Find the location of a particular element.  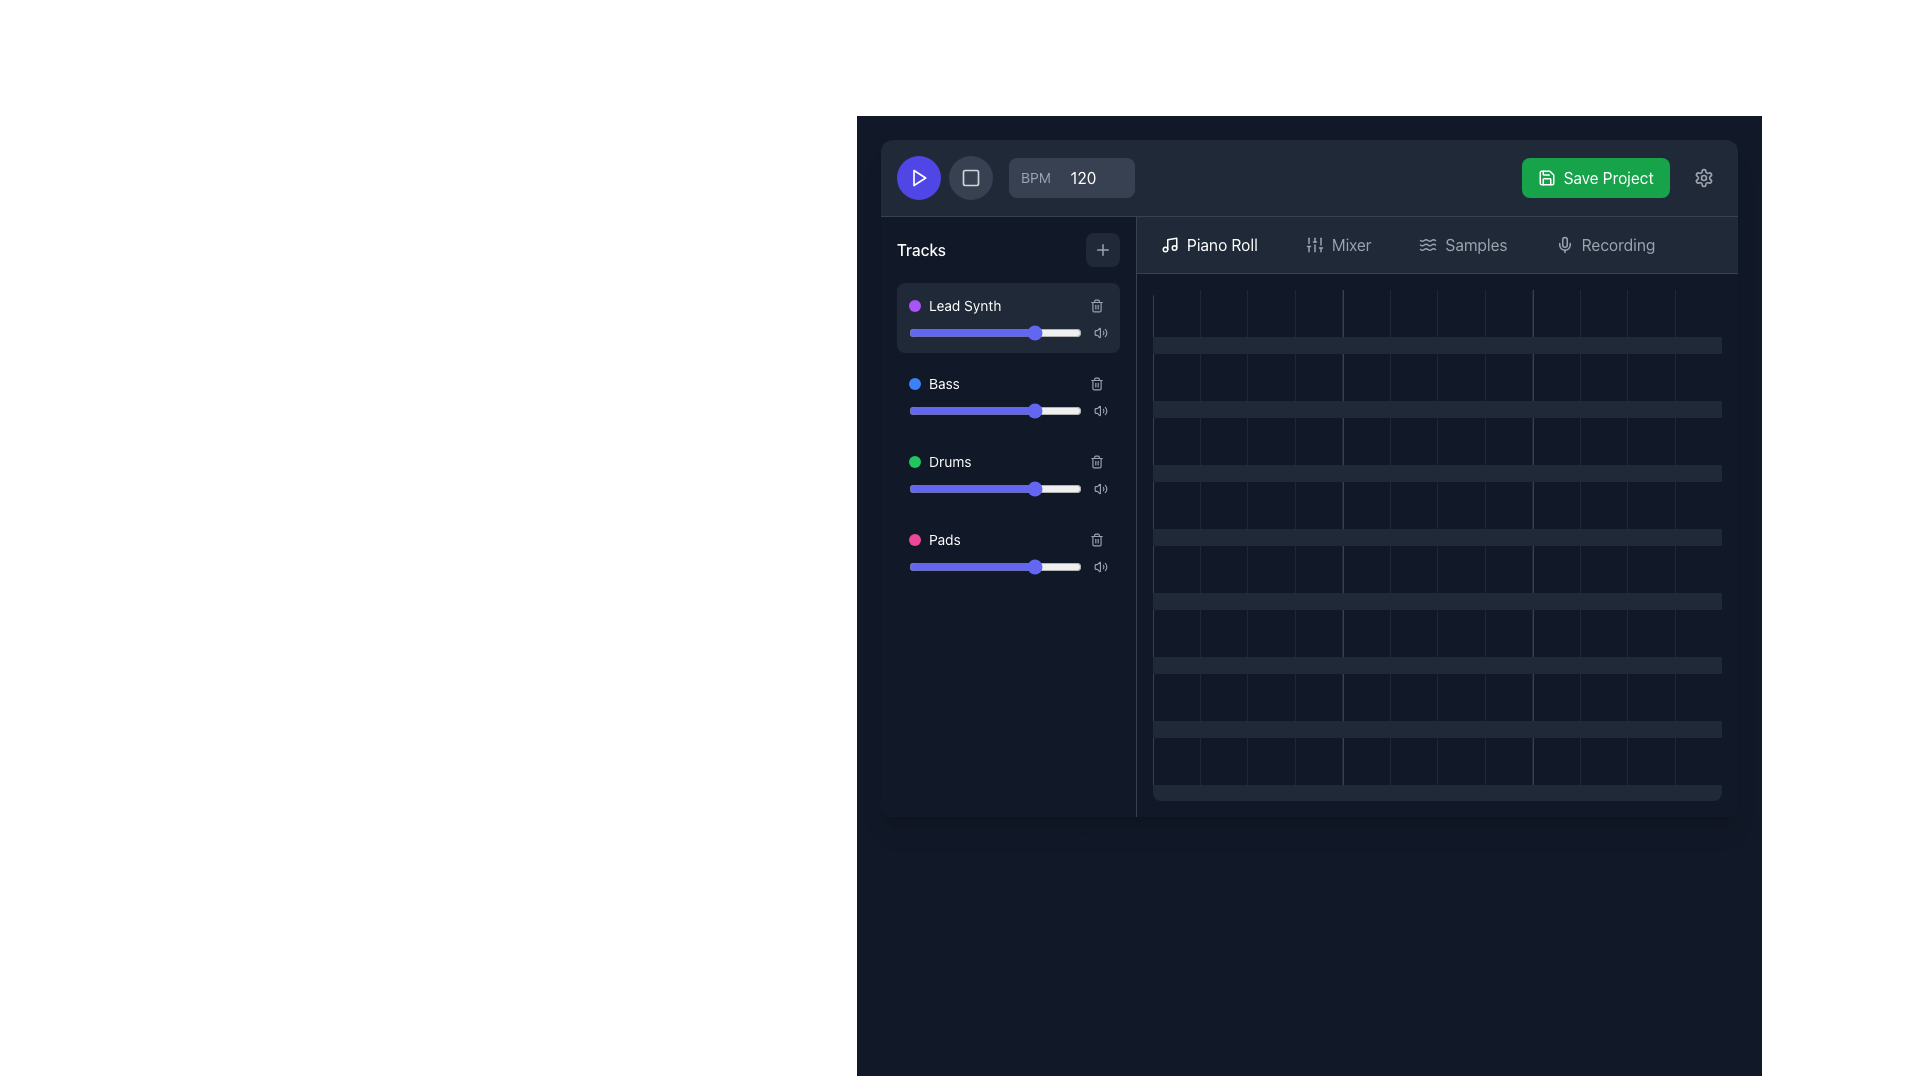

the icon that serves as a button or marker is located at coordinates (1314, 244).